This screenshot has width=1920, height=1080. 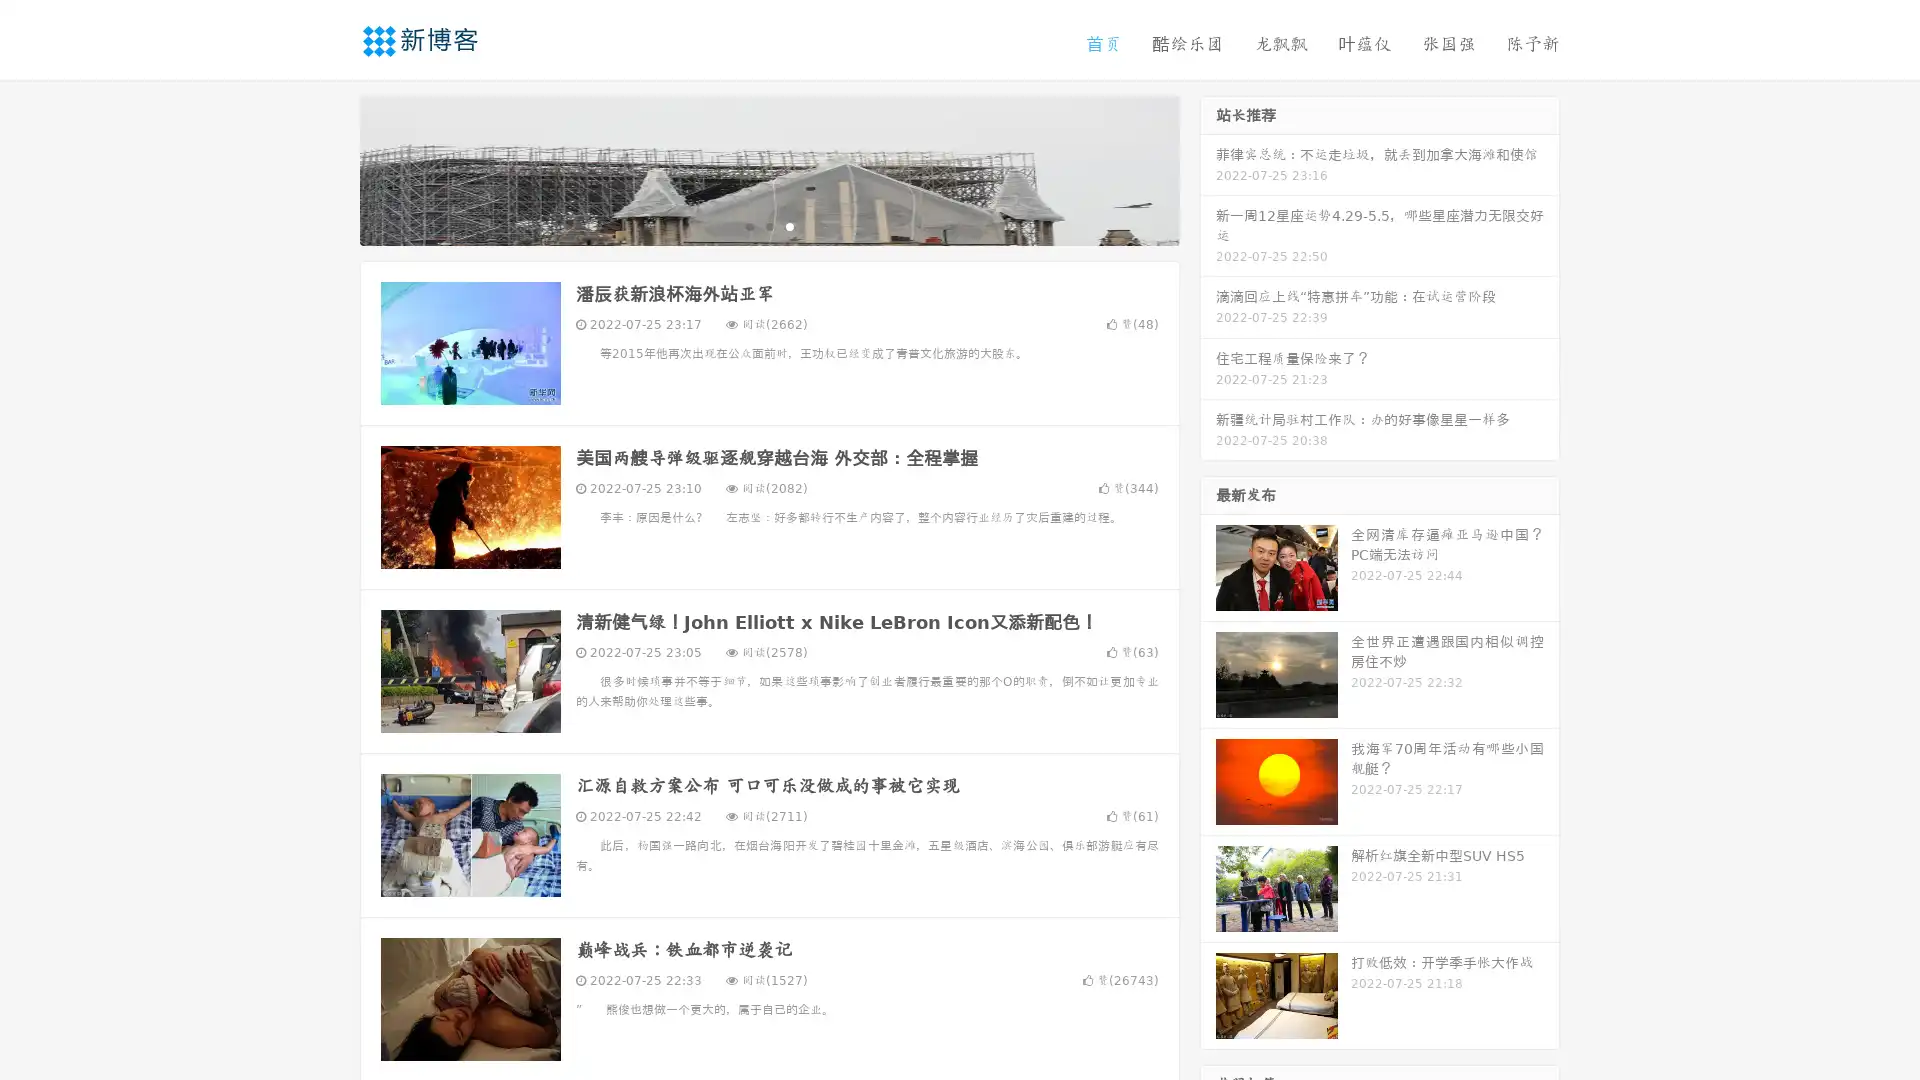 I want to click on Go to slide 3, so click(x=789, y=225).